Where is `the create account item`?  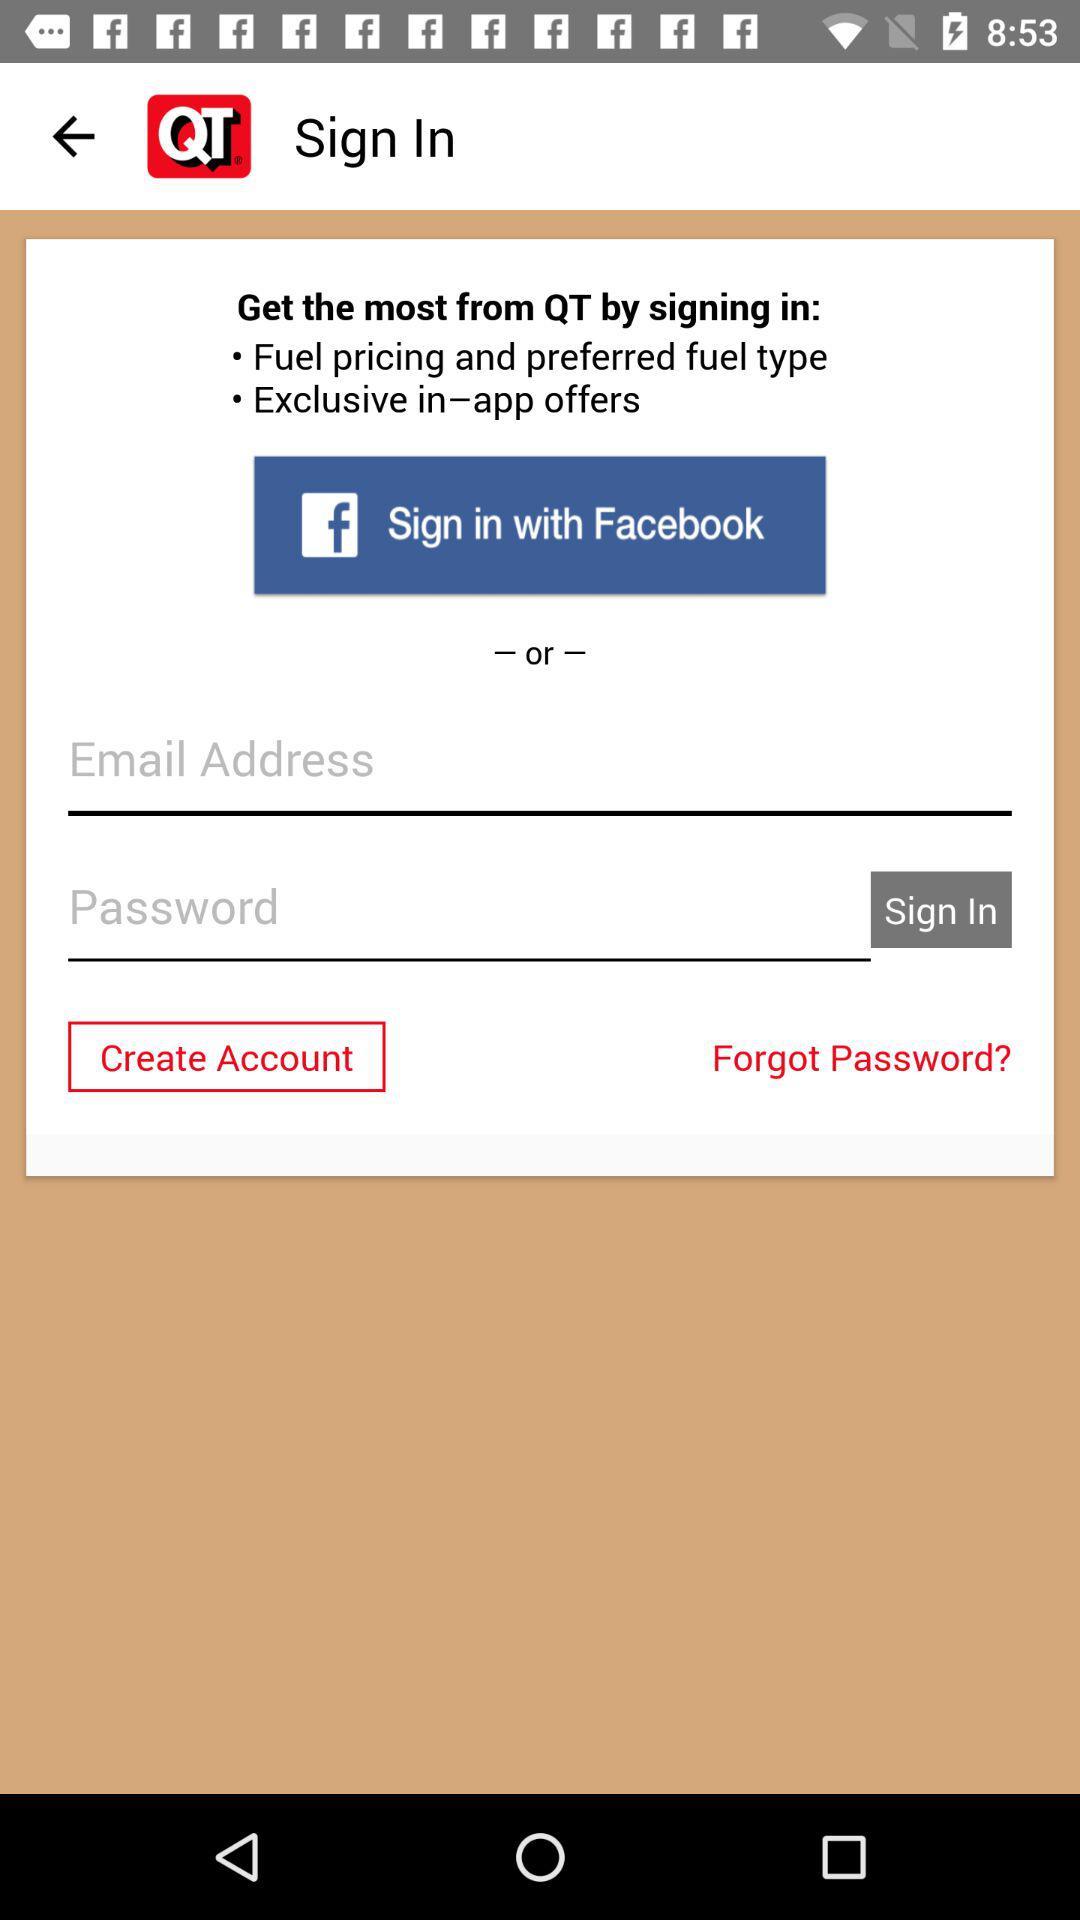
the create account item is located at coordinates (225, 1055).